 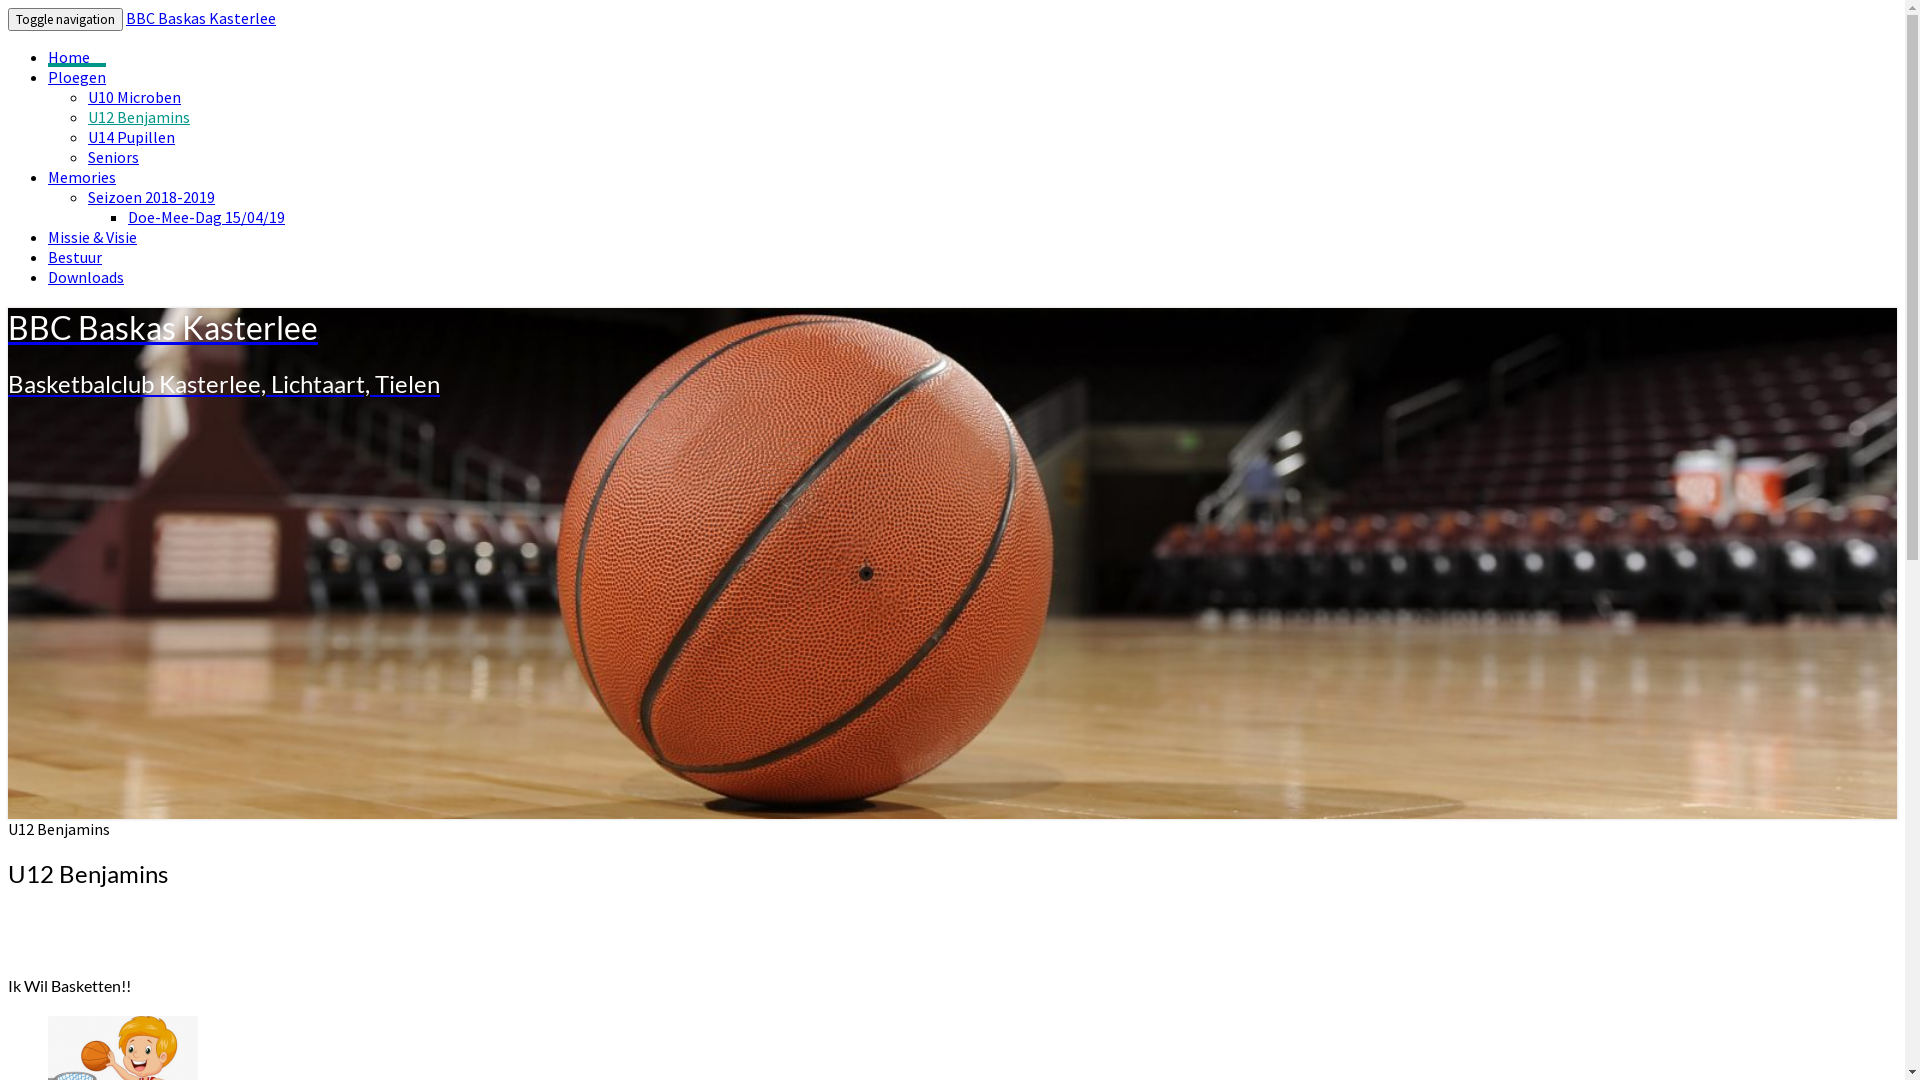 I want to click on 'Memories', so click(x=80, y=176).